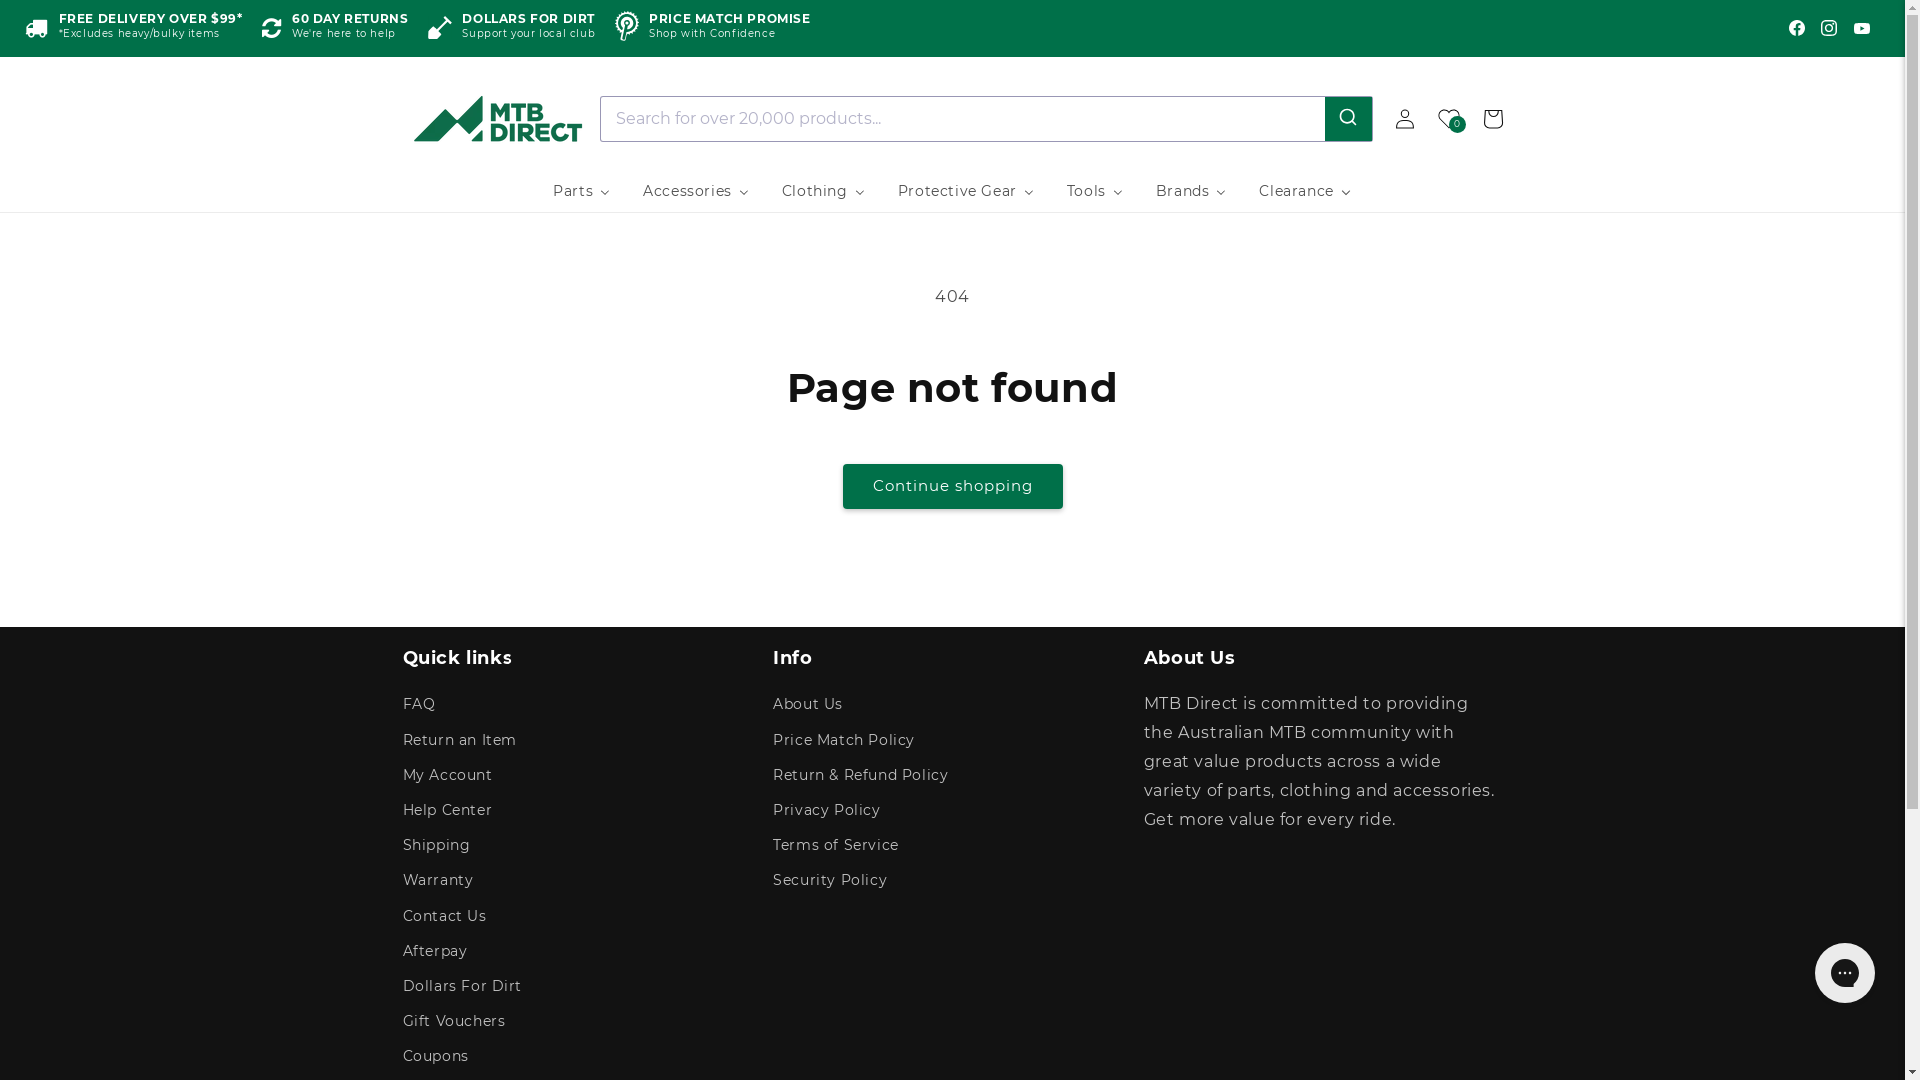  I want to click on 'Cart', so click(1492, 118).